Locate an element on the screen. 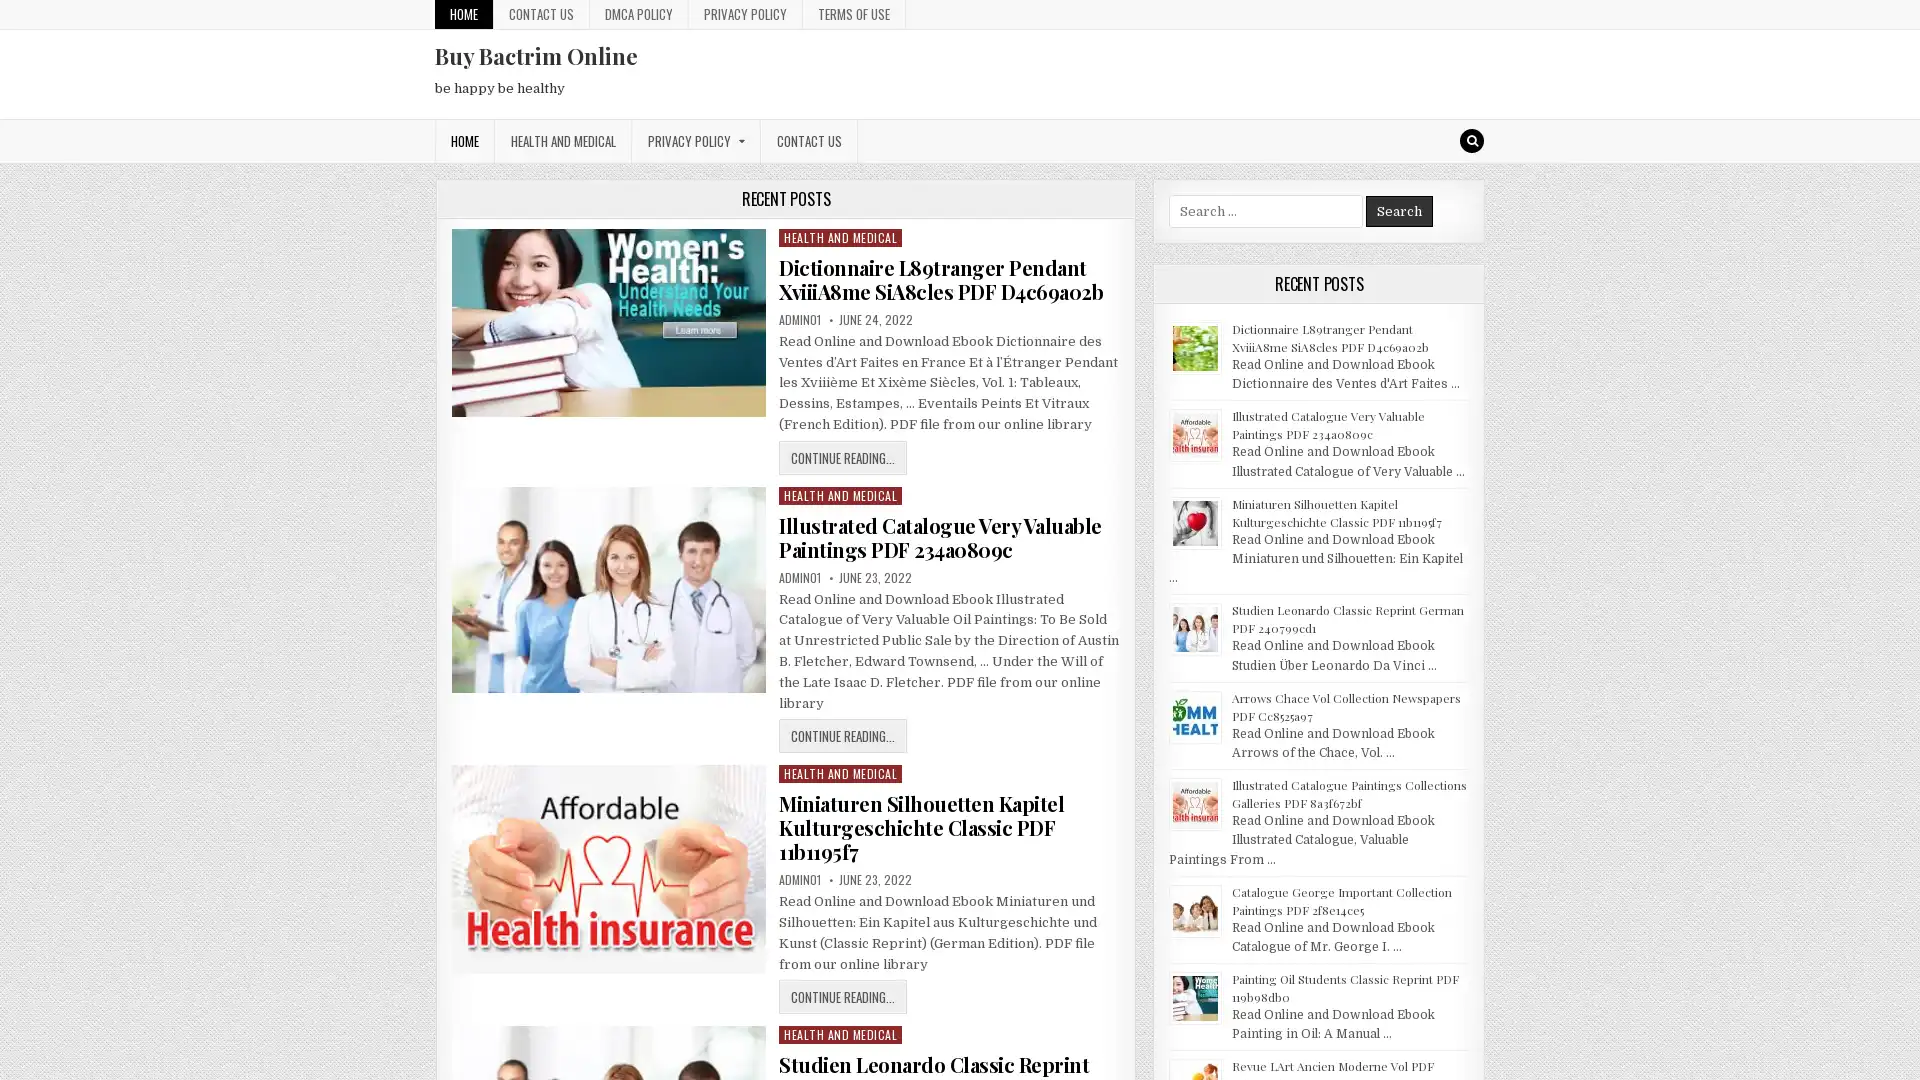 The image size is (1920, 1080). Search is located at coordinates (1398, 211).